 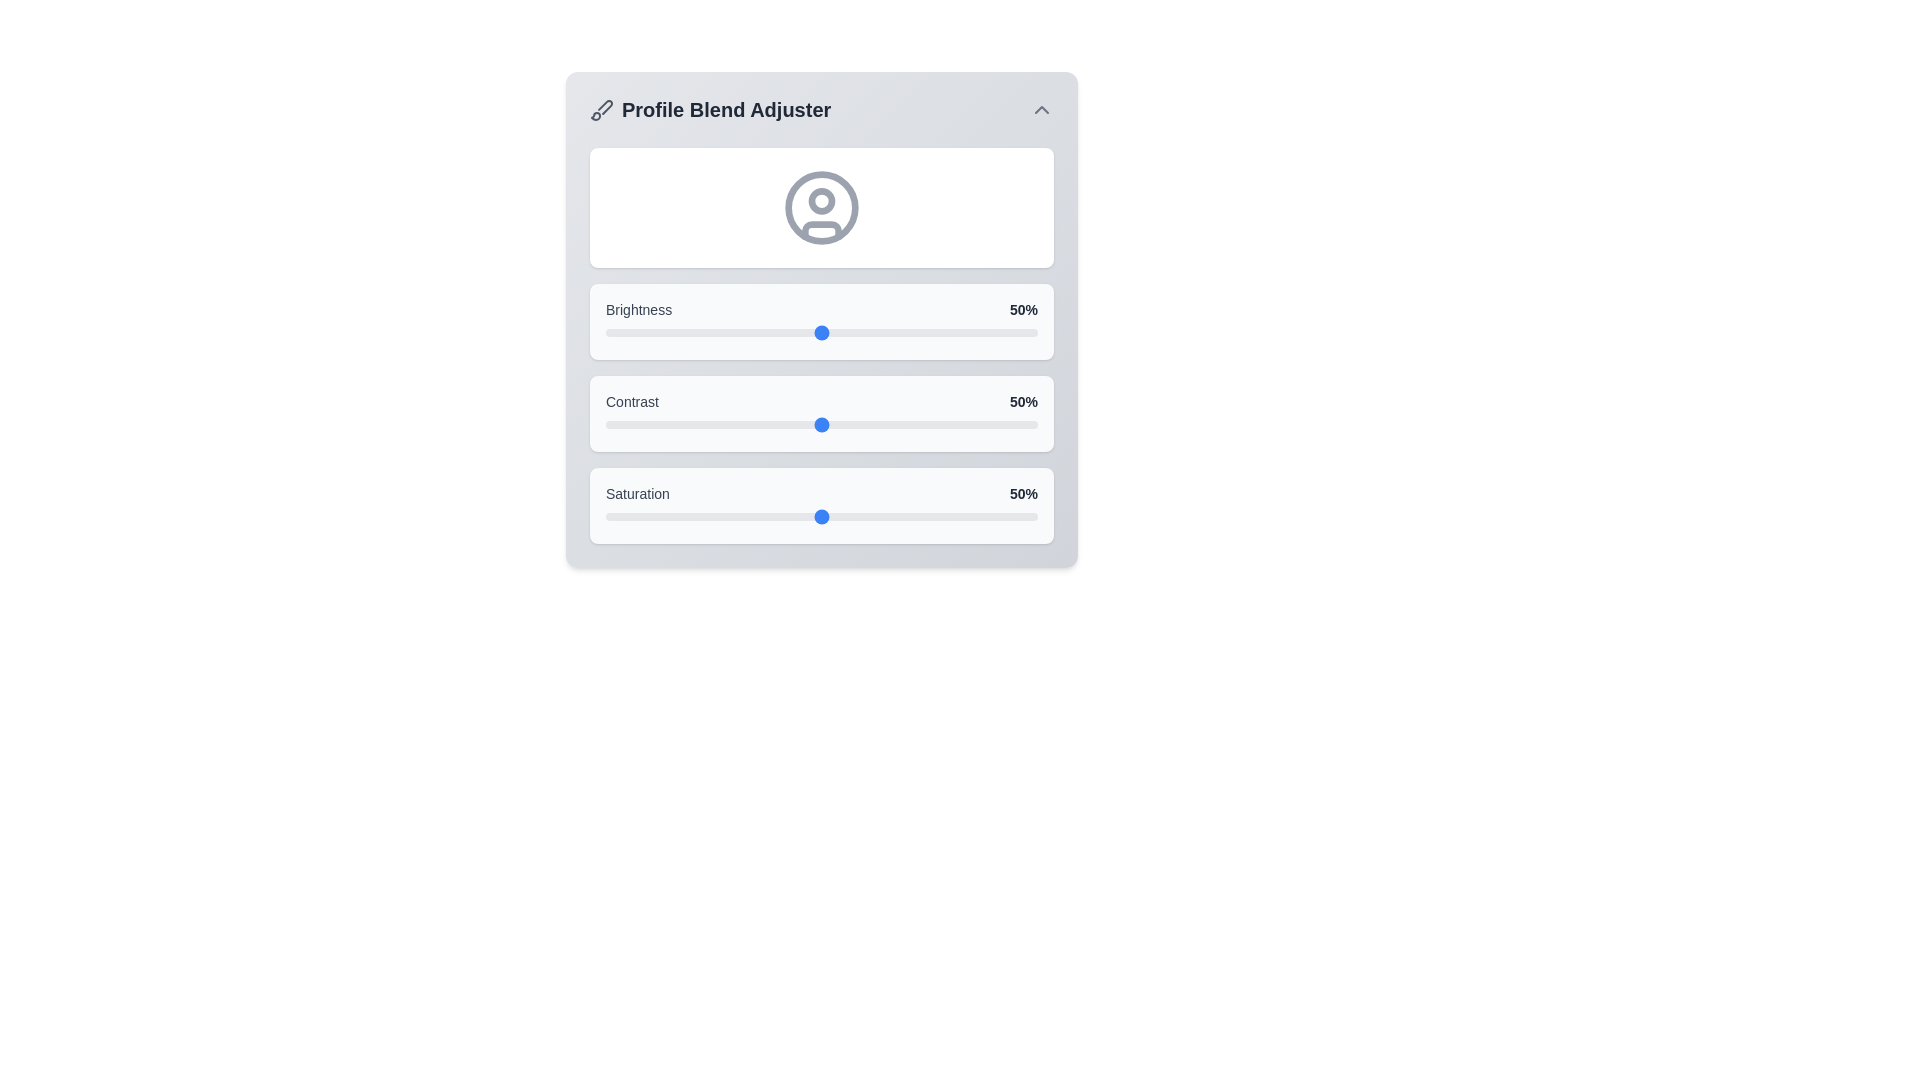 I want to click on the small gray icon depicting a stylized brush, which is located to the immediate left of the 'Profile Blend Adjuster' text label, so click(x=600, y=110).